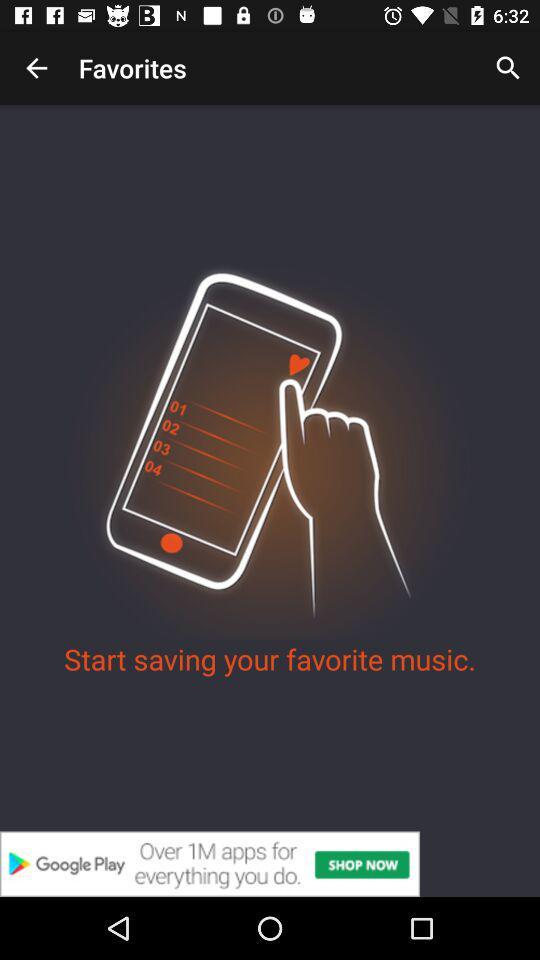 The height and width of the screenshot is (960, 540). I want to click on advertisements, so click(270, 863).